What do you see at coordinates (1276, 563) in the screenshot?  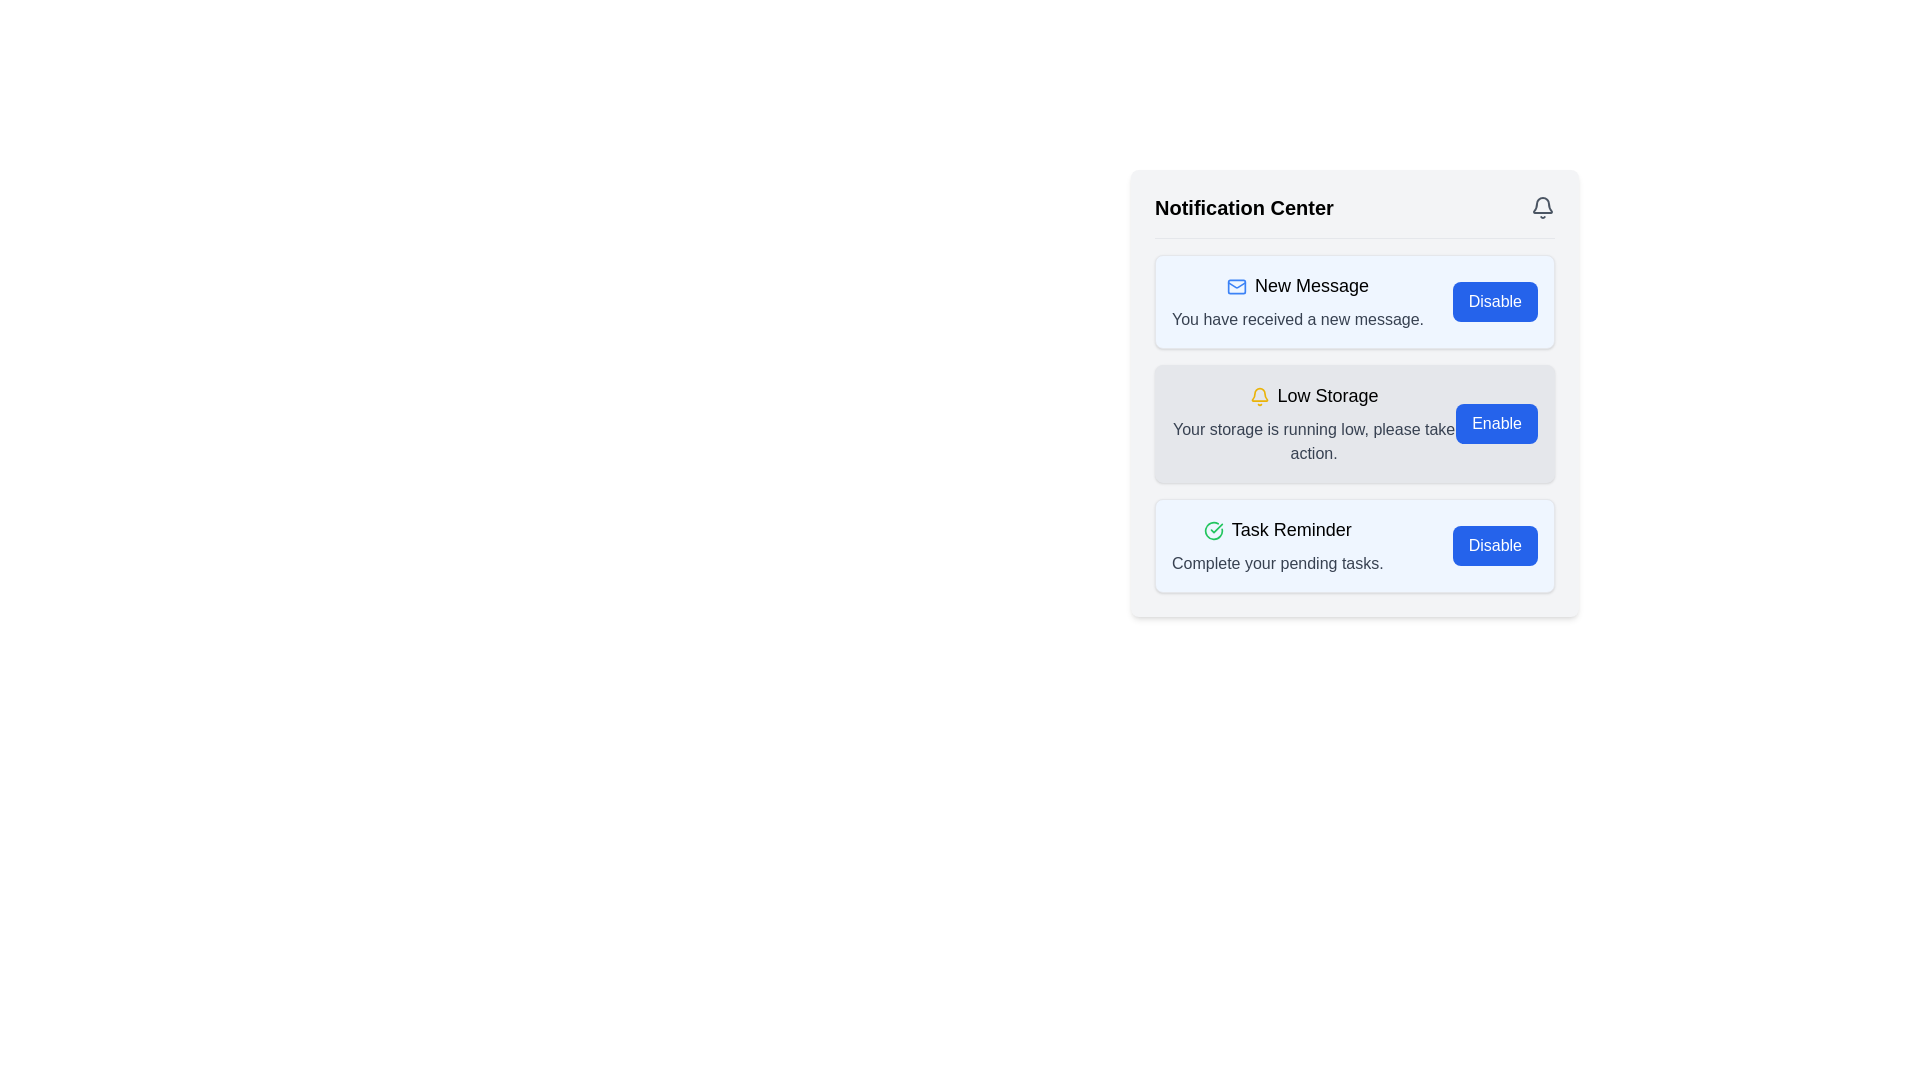 I see `the text element that serves as a reminder within the 'Task Reminder' card, located below the heading and to the left of the 'Disable' button` at bounding box center [1276, 563].